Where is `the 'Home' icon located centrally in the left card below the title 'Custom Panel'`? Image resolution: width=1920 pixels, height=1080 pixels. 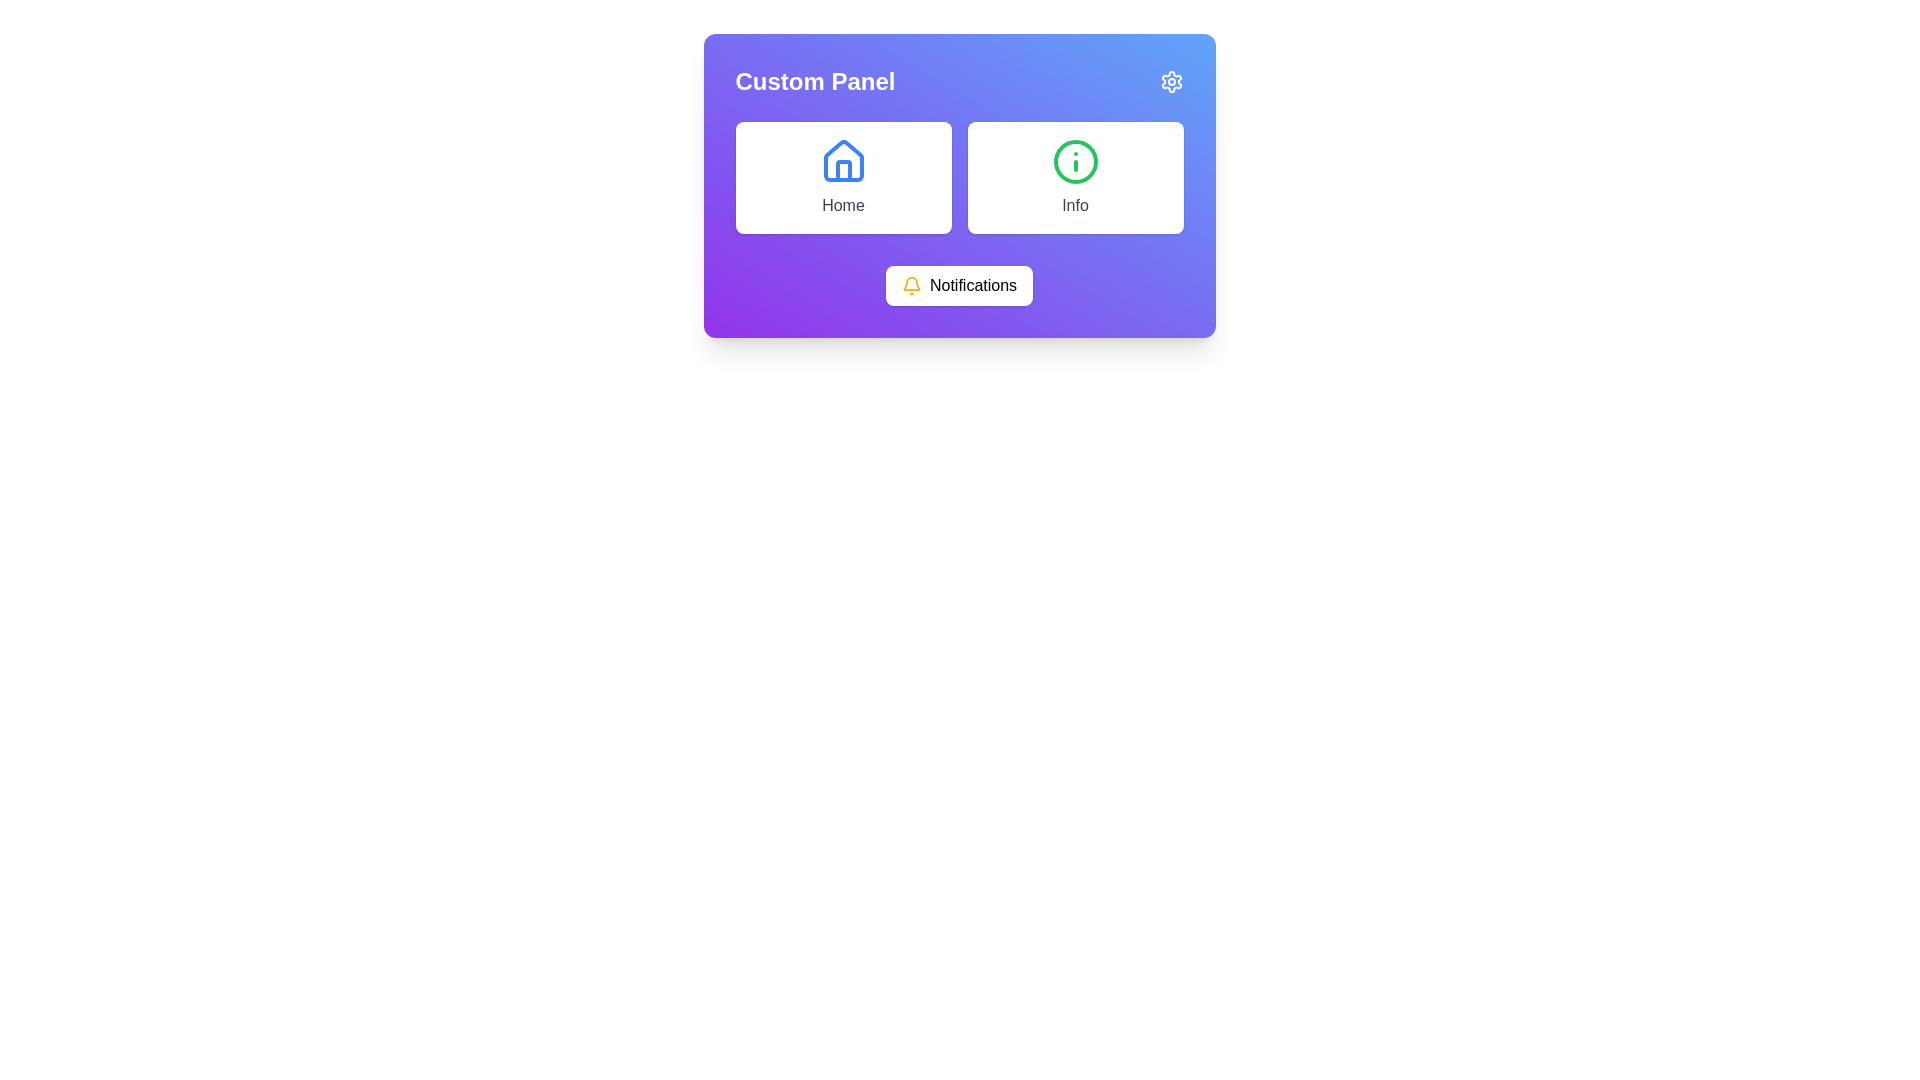
the 'Home' icon located centrally in the left card below the title 'Custom Panel' is located at coordinates (843, 160).